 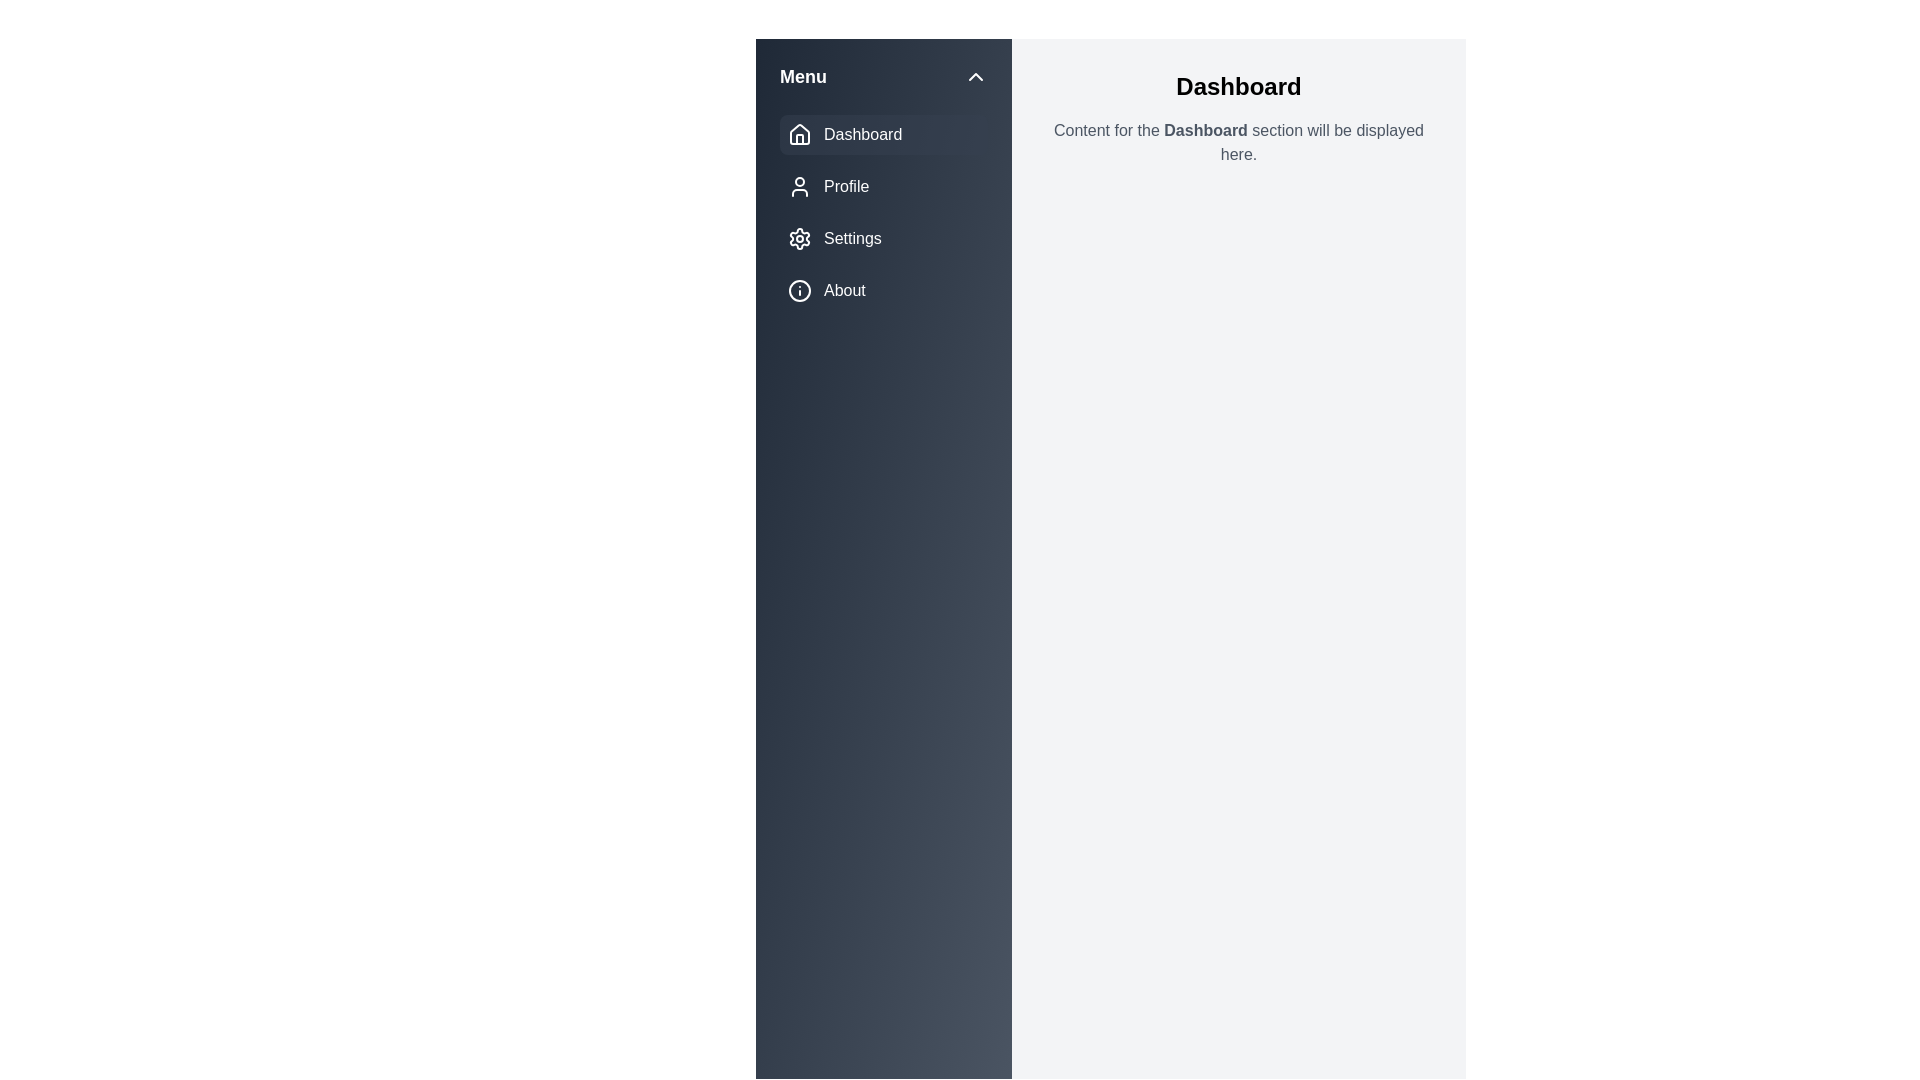 I want to click on the 'Settings' label in the vertical navigation menu, so click(x=852, y=238).